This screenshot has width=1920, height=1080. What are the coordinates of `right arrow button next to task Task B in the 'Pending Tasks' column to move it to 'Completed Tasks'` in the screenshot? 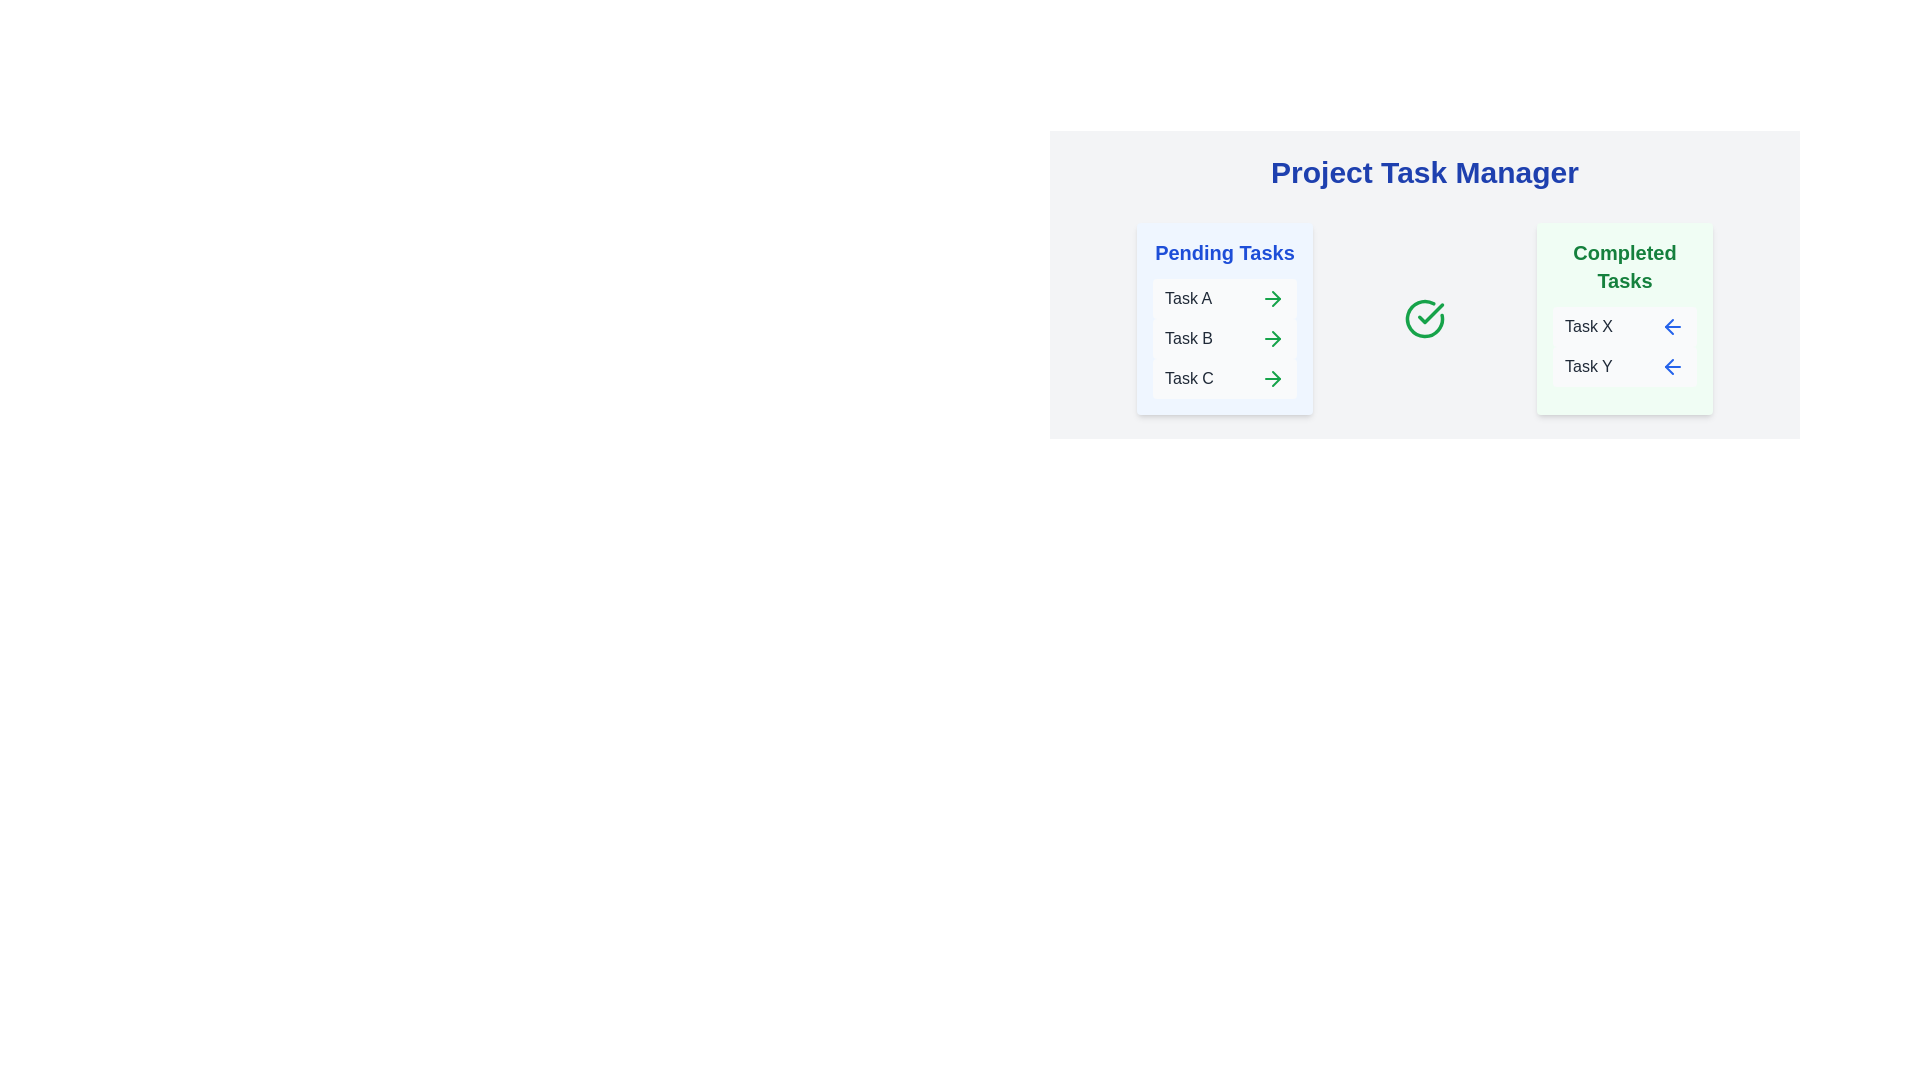 It's located at (1271, 338).